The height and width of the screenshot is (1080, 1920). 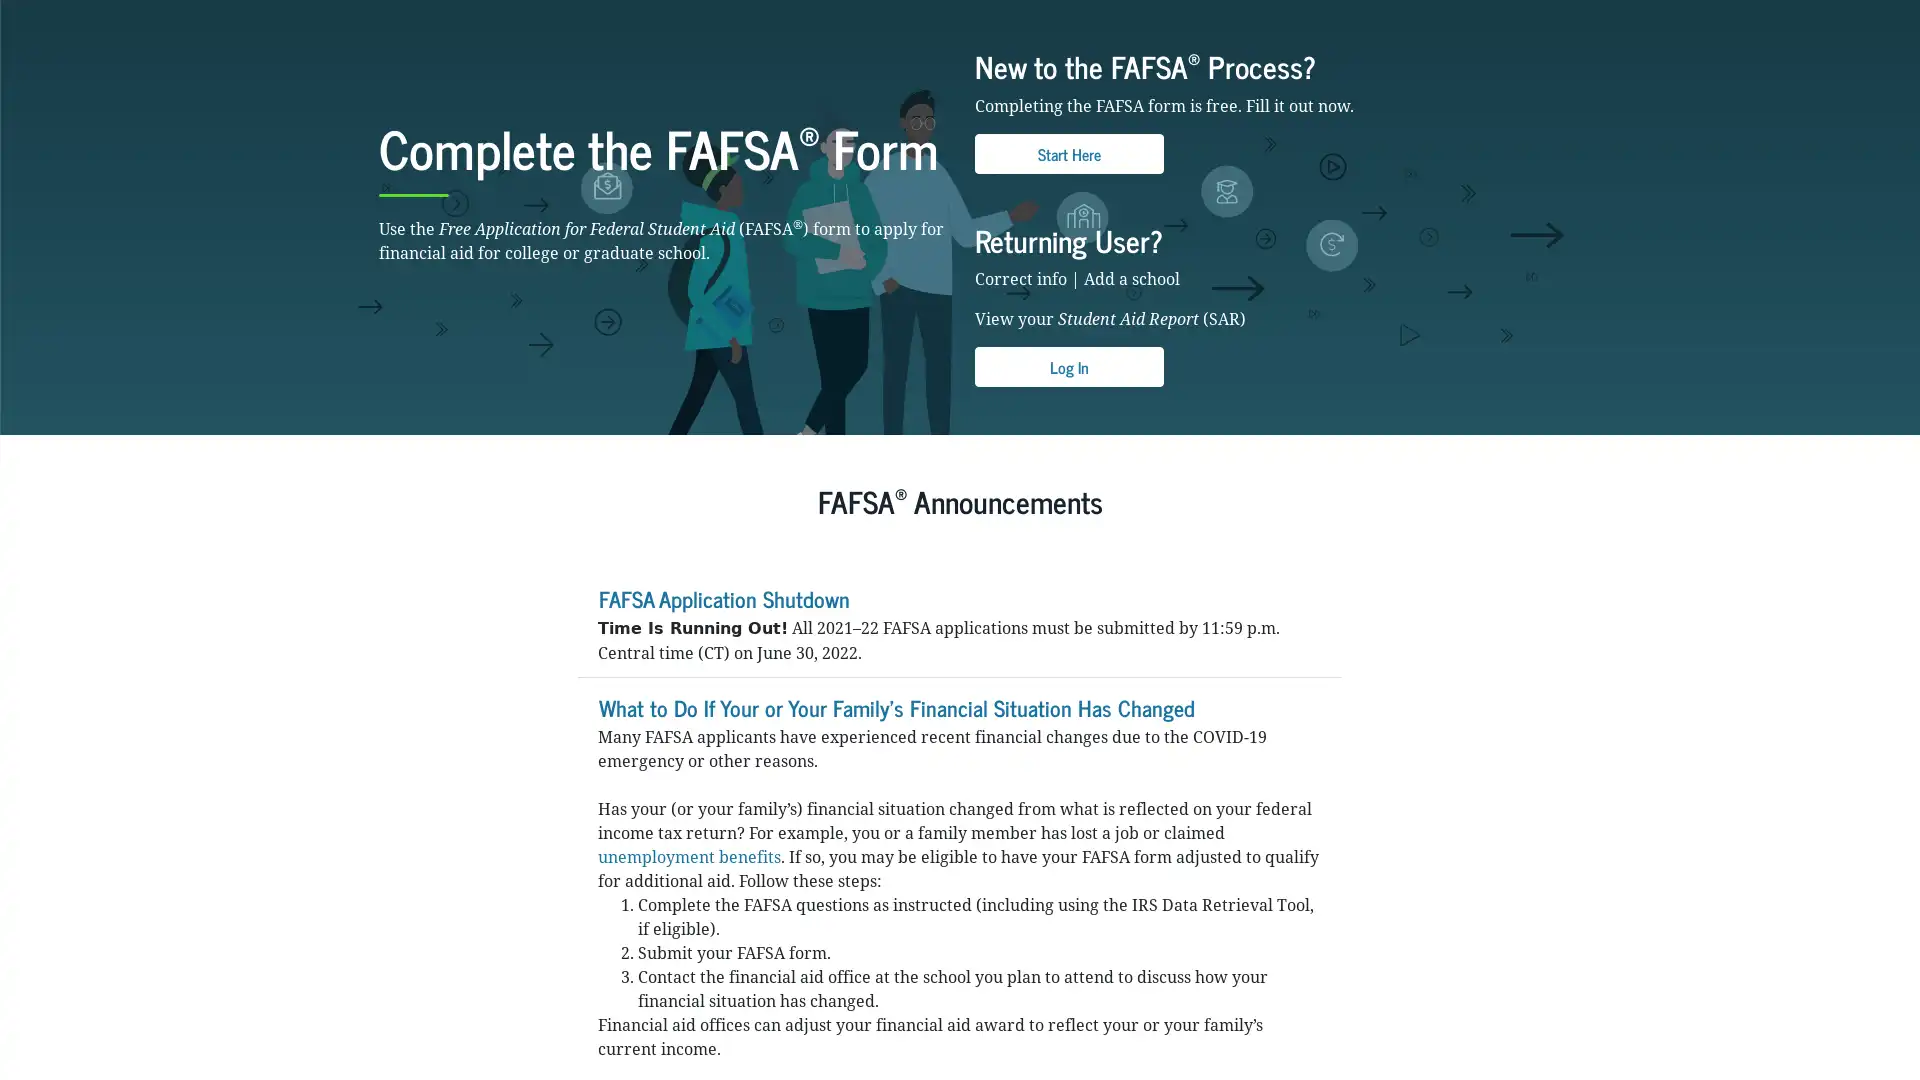 What do you see at coordinates (1473, 15) in the screenshot?
I see `English |` at bounding box center [1473, 15].